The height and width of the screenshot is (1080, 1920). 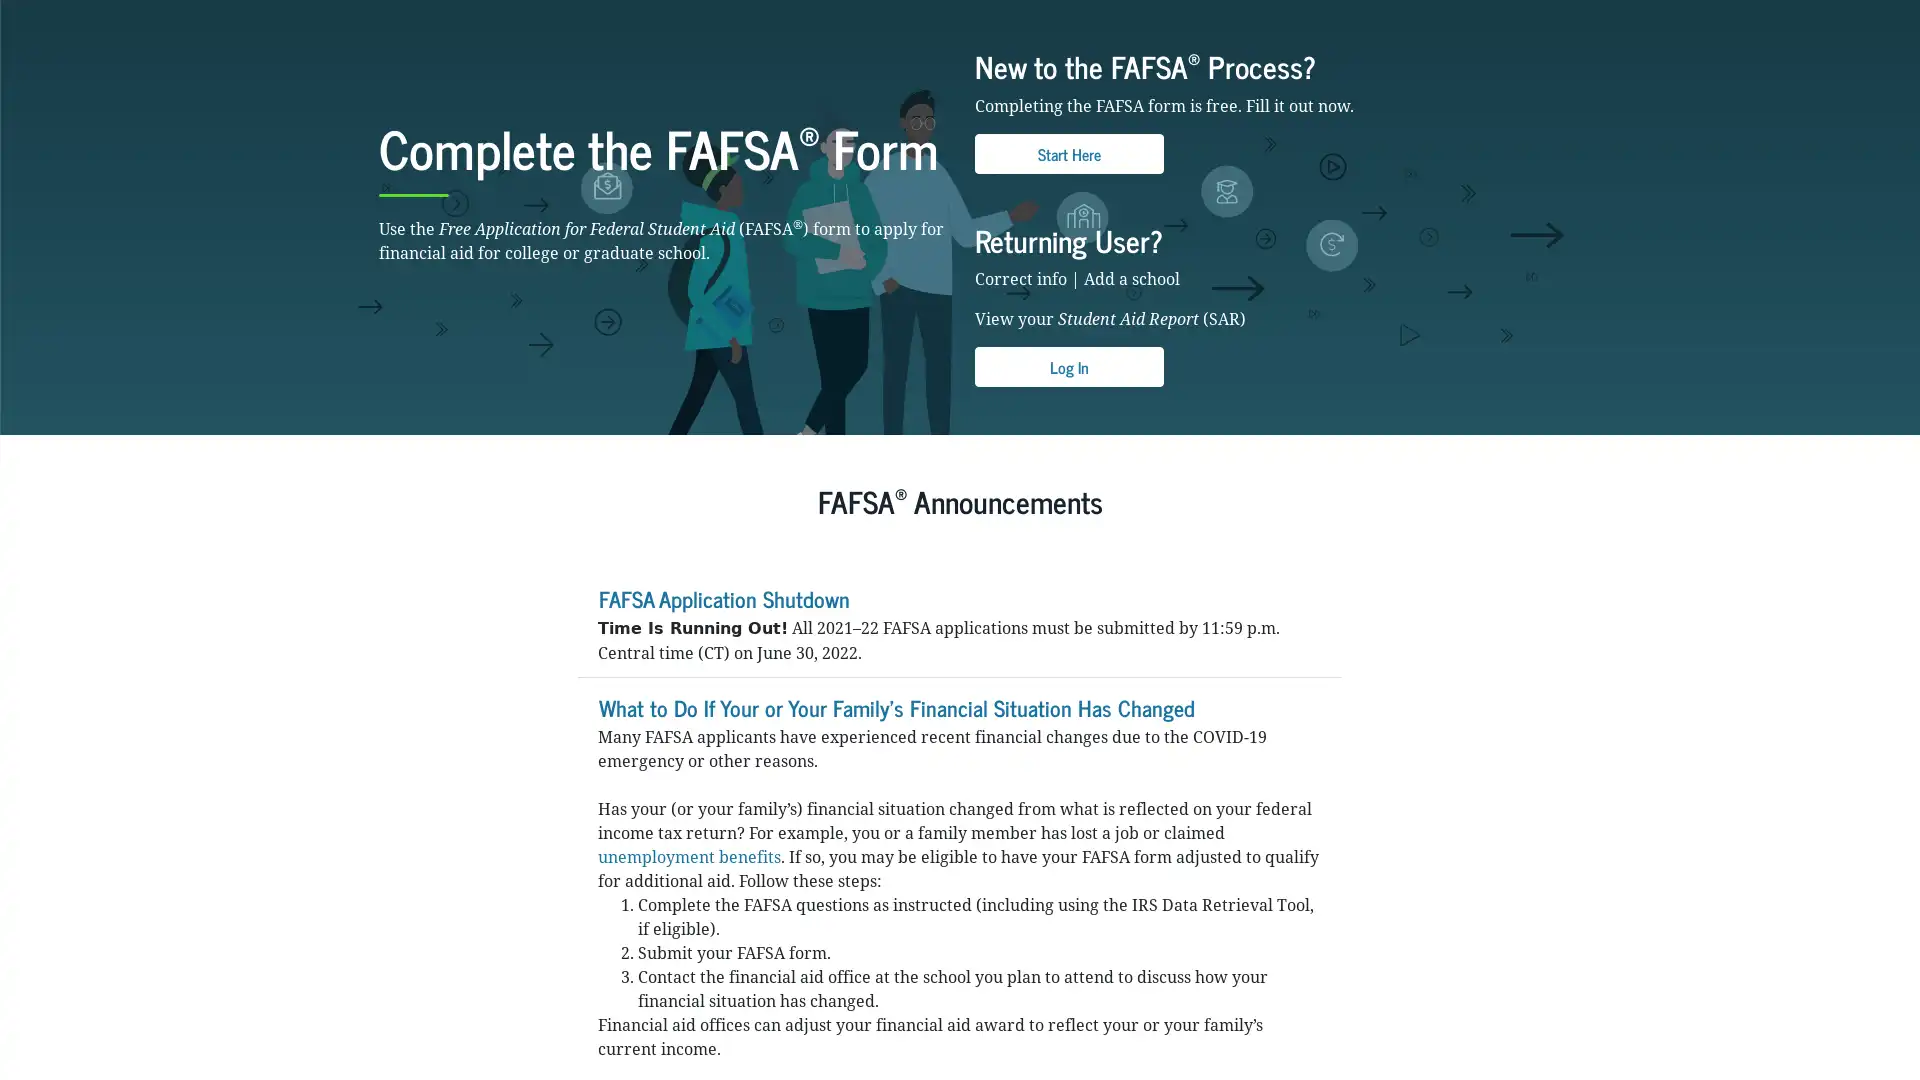 What do you see at coordinates (1473, 15) in the screenshot?
I see `English |` at bounding box center [1473, 15].